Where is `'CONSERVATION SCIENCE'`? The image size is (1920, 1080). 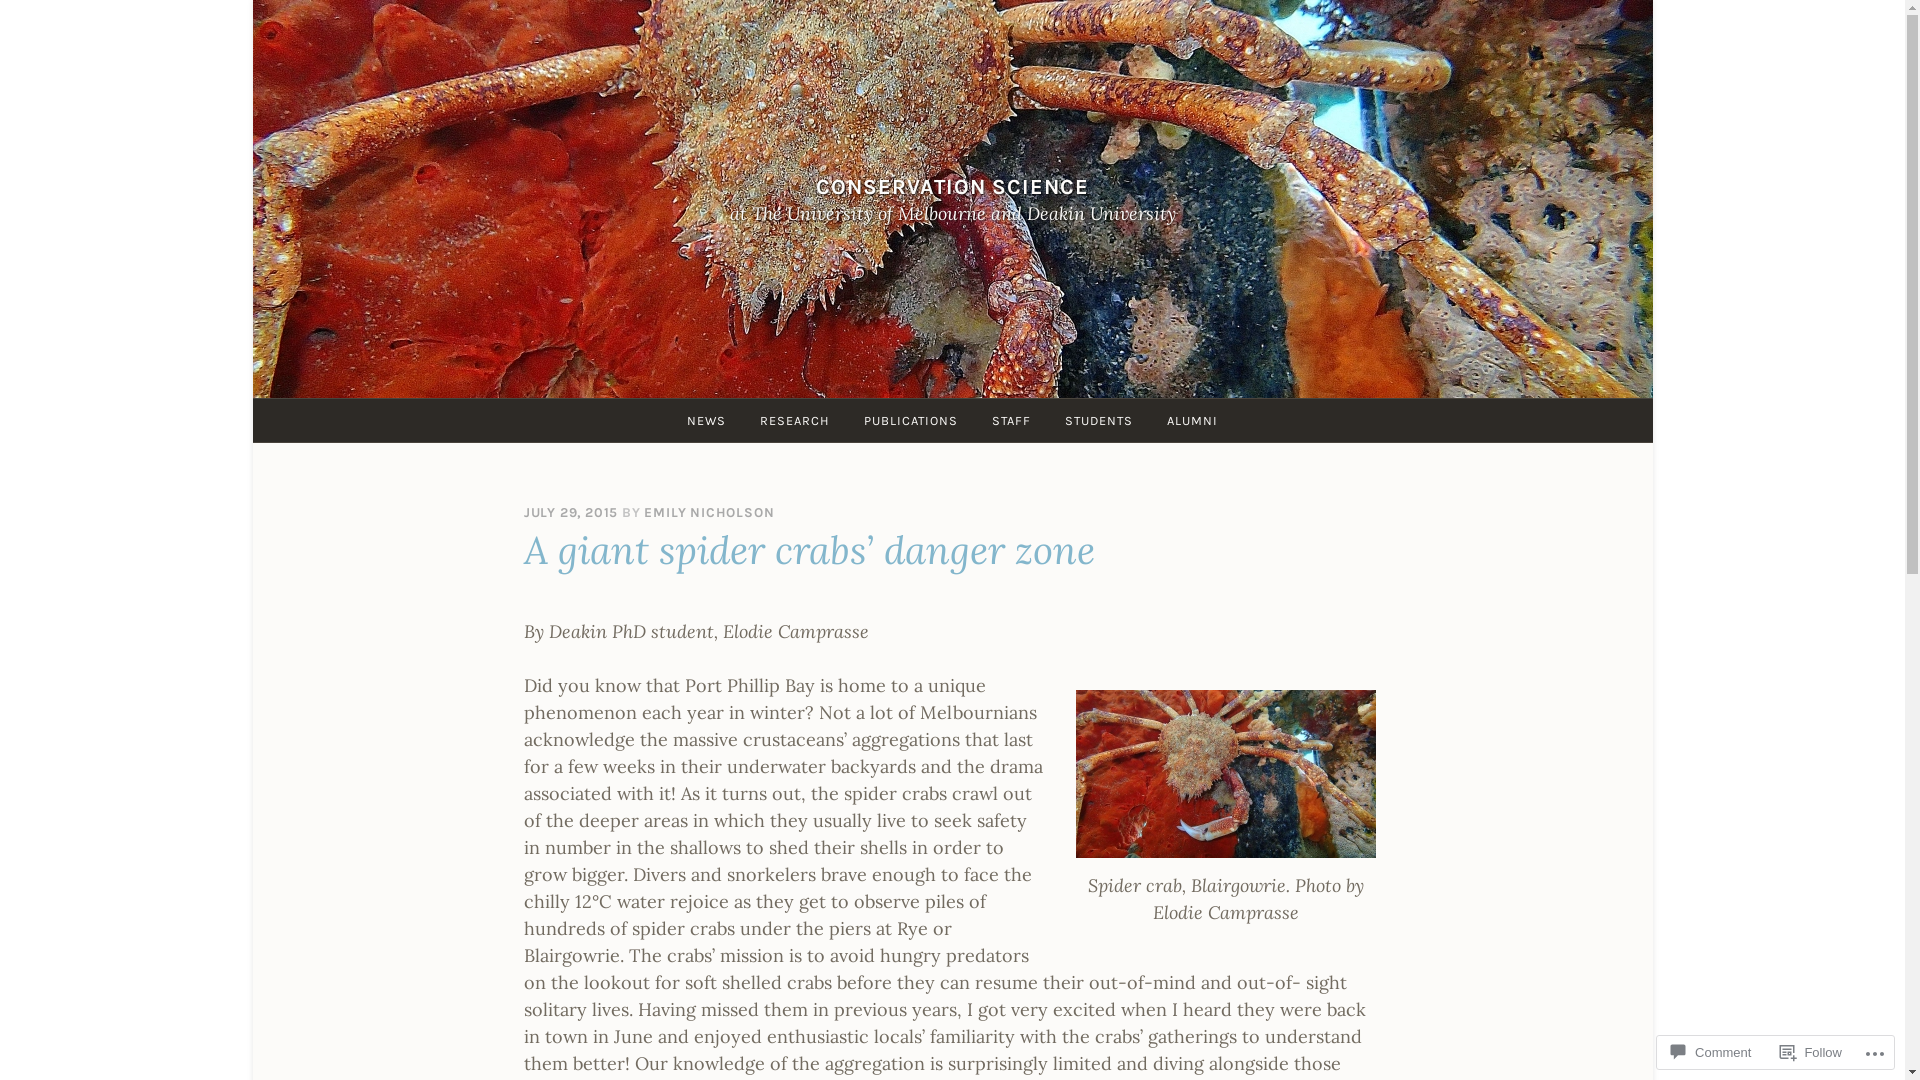
'CONSERVATION SCIENCE' is located at coordinates (951, 186).